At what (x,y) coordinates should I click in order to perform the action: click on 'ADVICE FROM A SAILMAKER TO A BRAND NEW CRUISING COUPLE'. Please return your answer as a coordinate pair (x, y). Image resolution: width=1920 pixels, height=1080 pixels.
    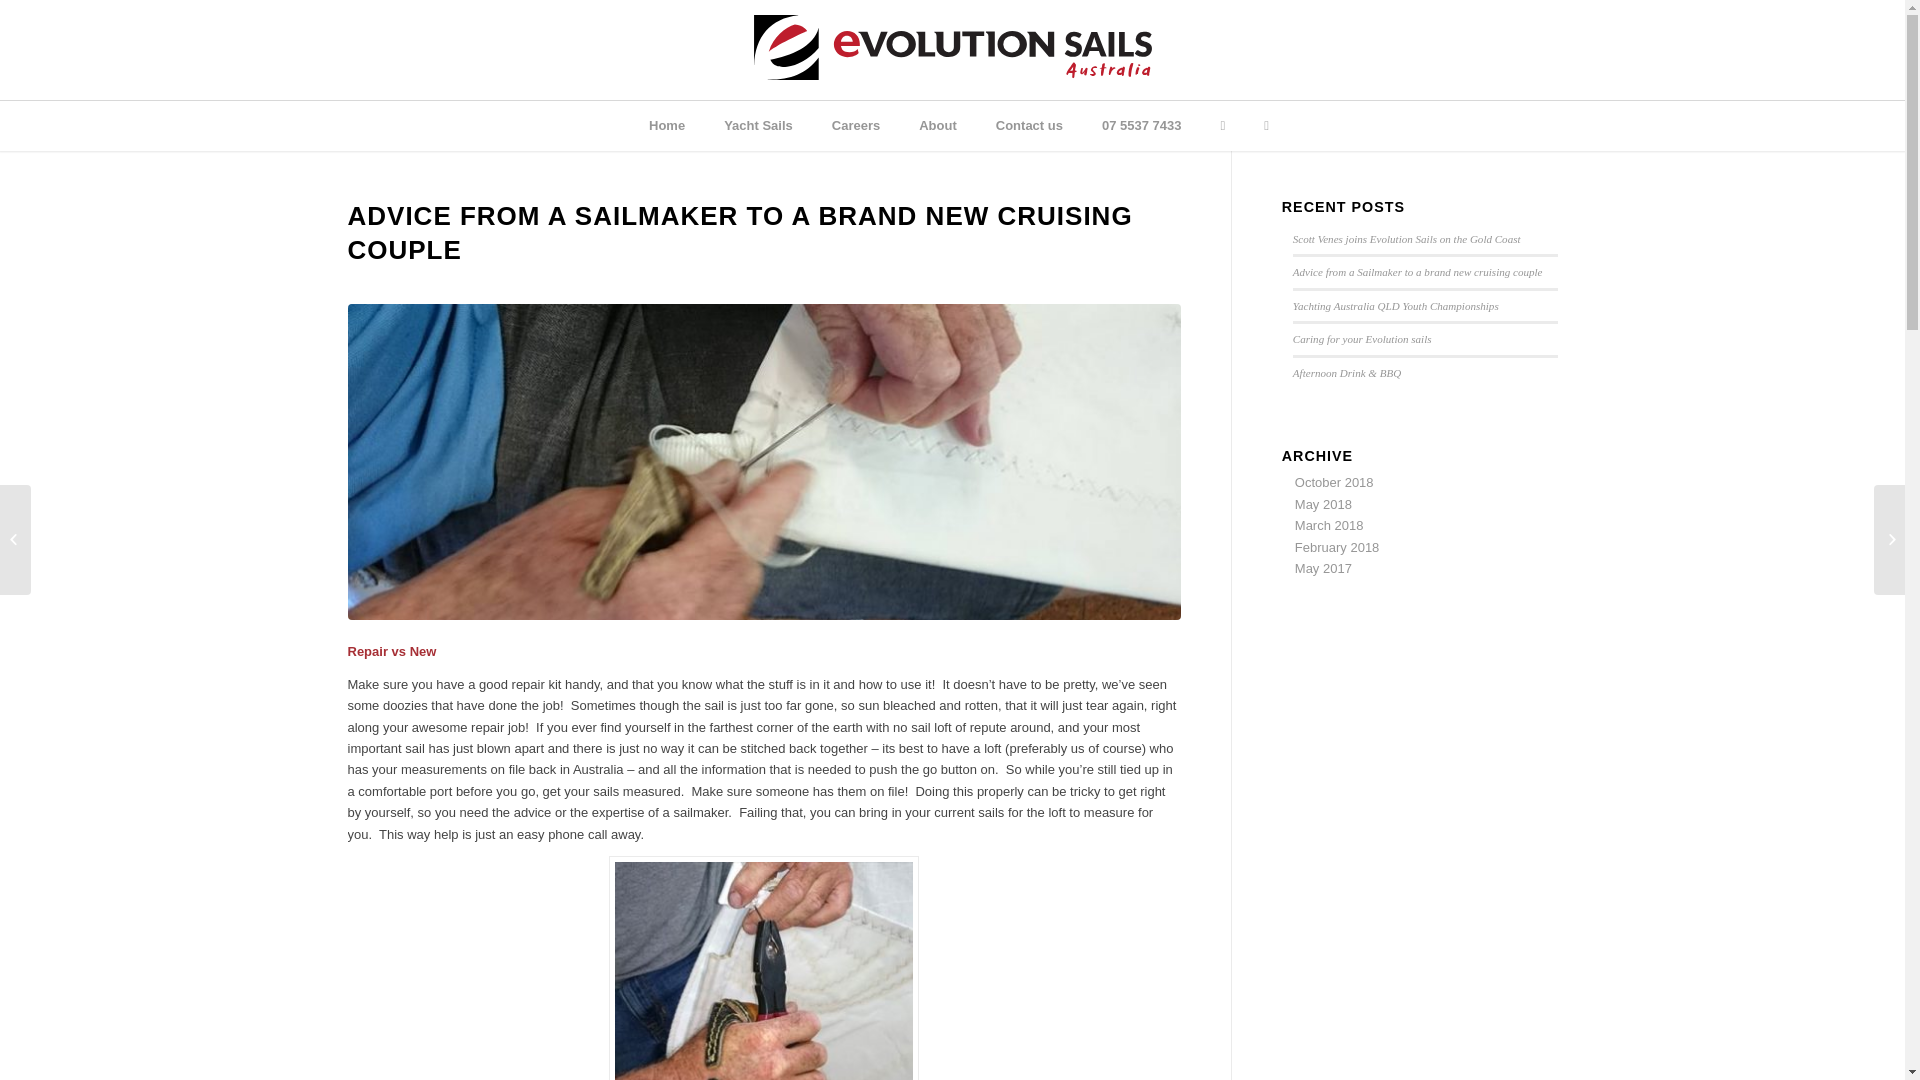
    Looking at the image, I should click on (739, 231).